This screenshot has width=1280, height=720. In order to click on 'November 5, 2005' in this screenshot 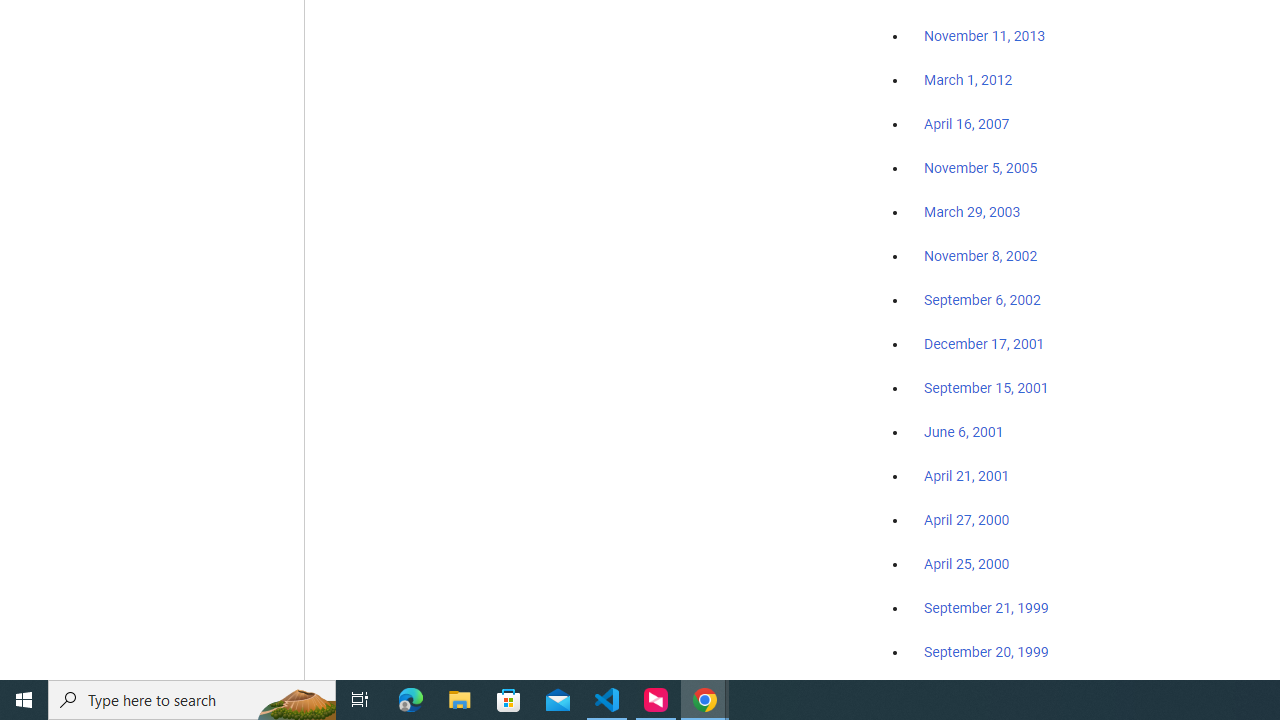, I will do `click(981, 167)`.